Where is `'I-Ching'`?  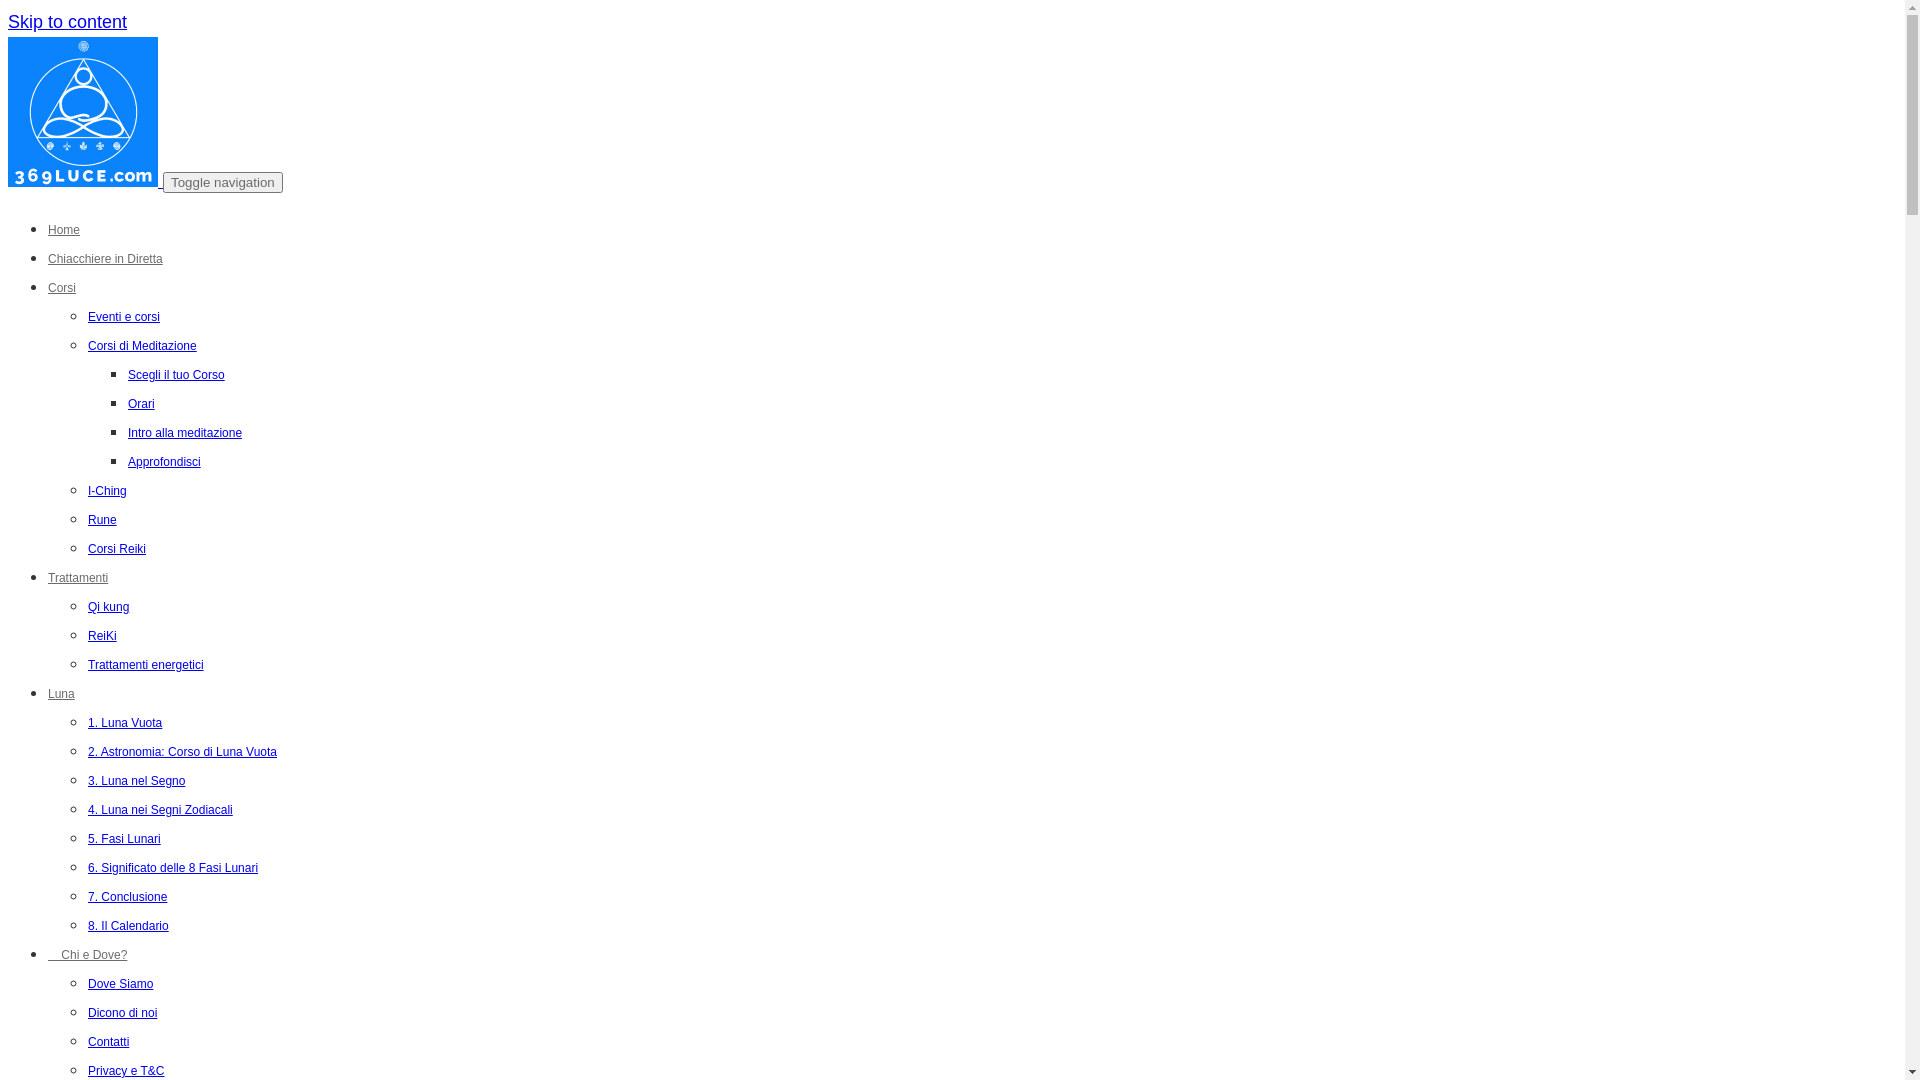
'I-Ching' is located at coordinates (86, 490).